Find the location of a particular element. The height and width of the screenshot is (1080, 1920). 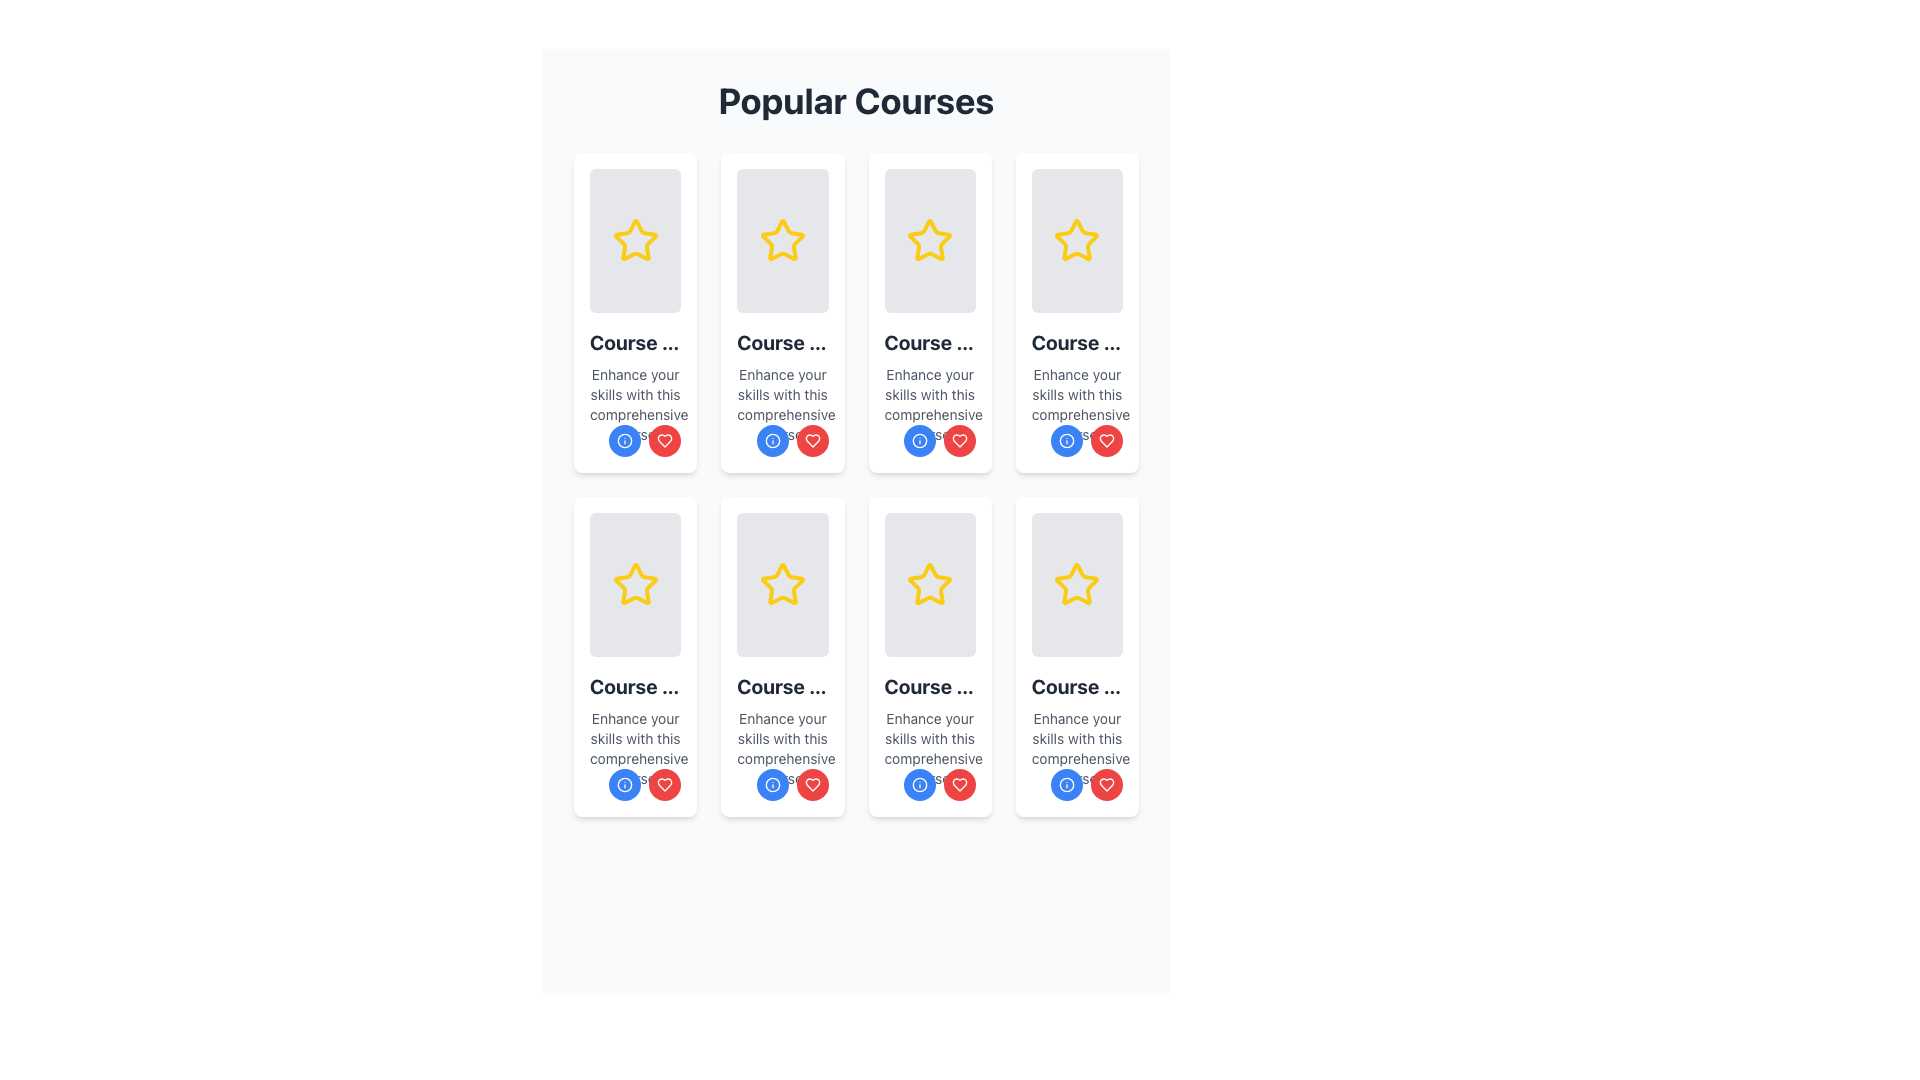

supporting description text element that states 'Enhance your skills with this comprehensive course.' located beneath the title 'Course Title 7' in the card component is located at coordinates (929, 748).